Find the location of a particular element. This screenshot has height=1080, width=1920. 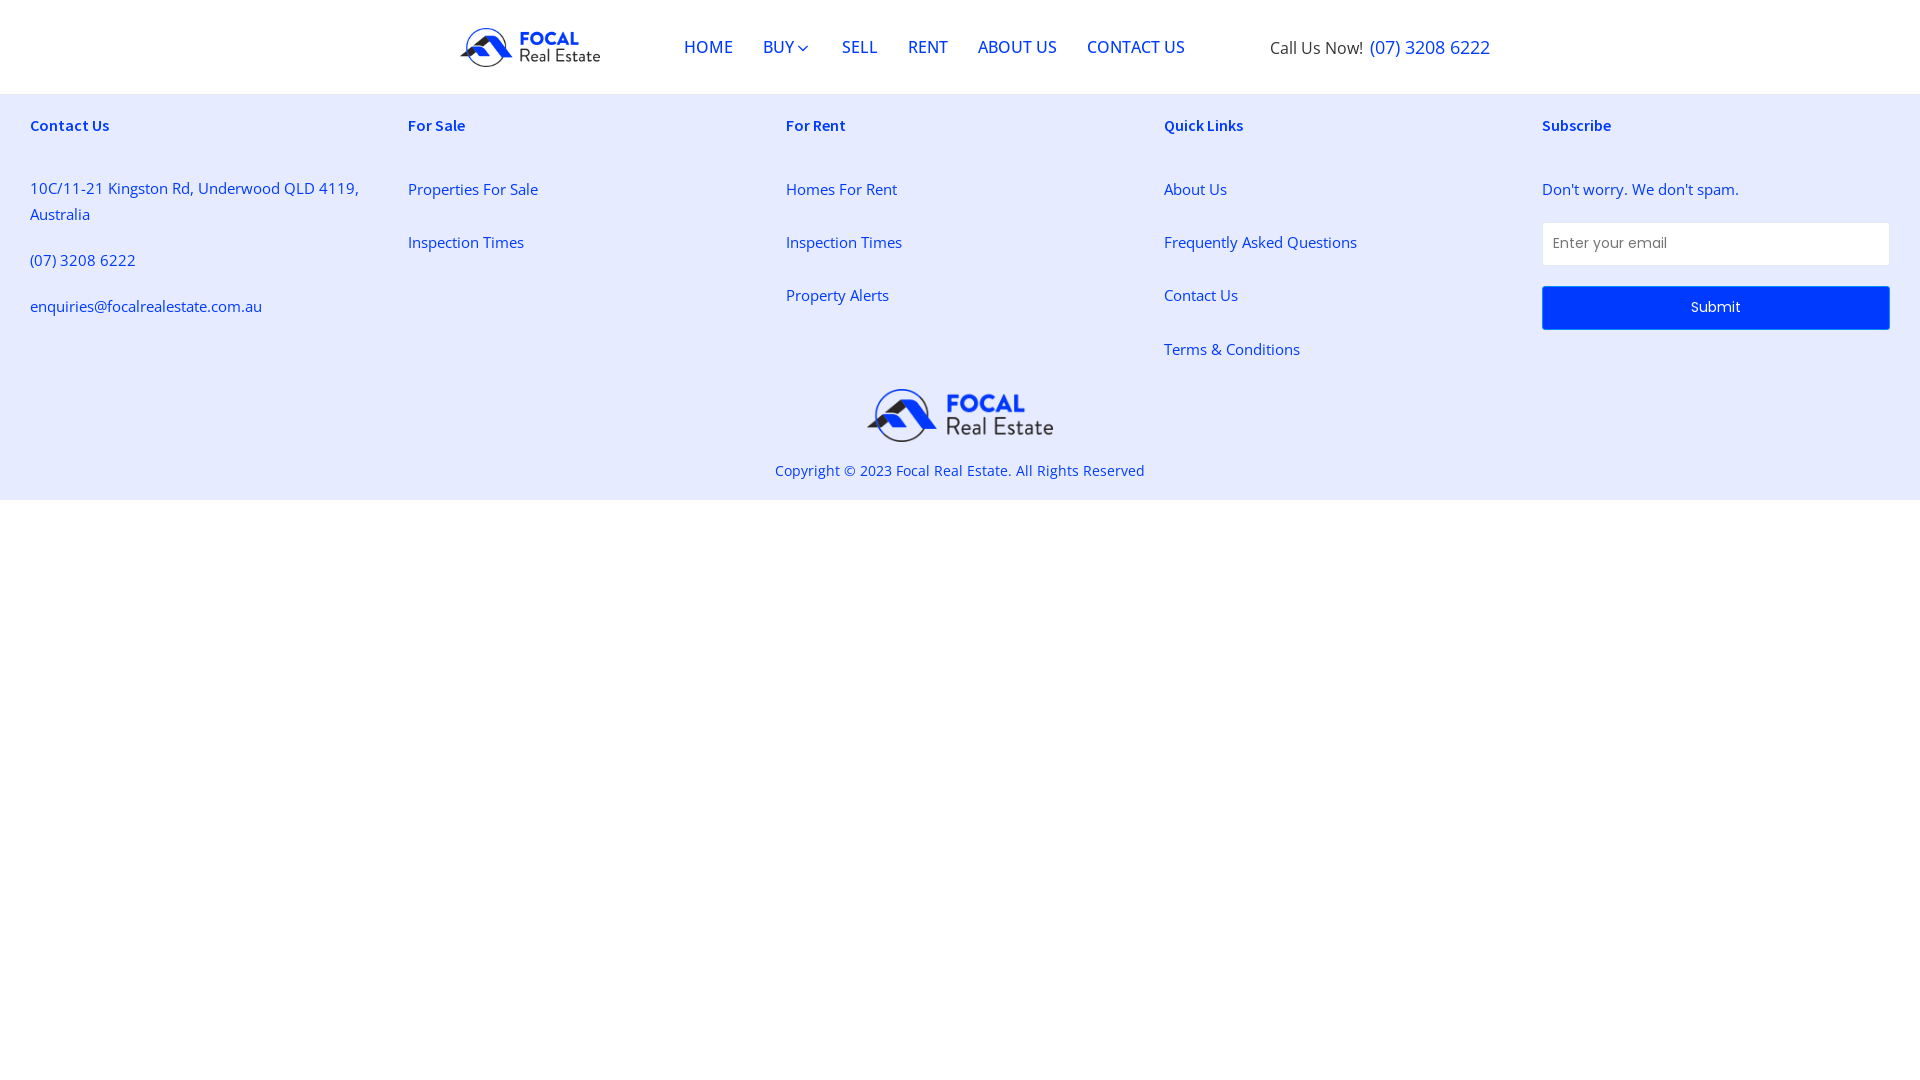

'enquiries@focalrealestate.com.au' is located at coordinates (144, 305).